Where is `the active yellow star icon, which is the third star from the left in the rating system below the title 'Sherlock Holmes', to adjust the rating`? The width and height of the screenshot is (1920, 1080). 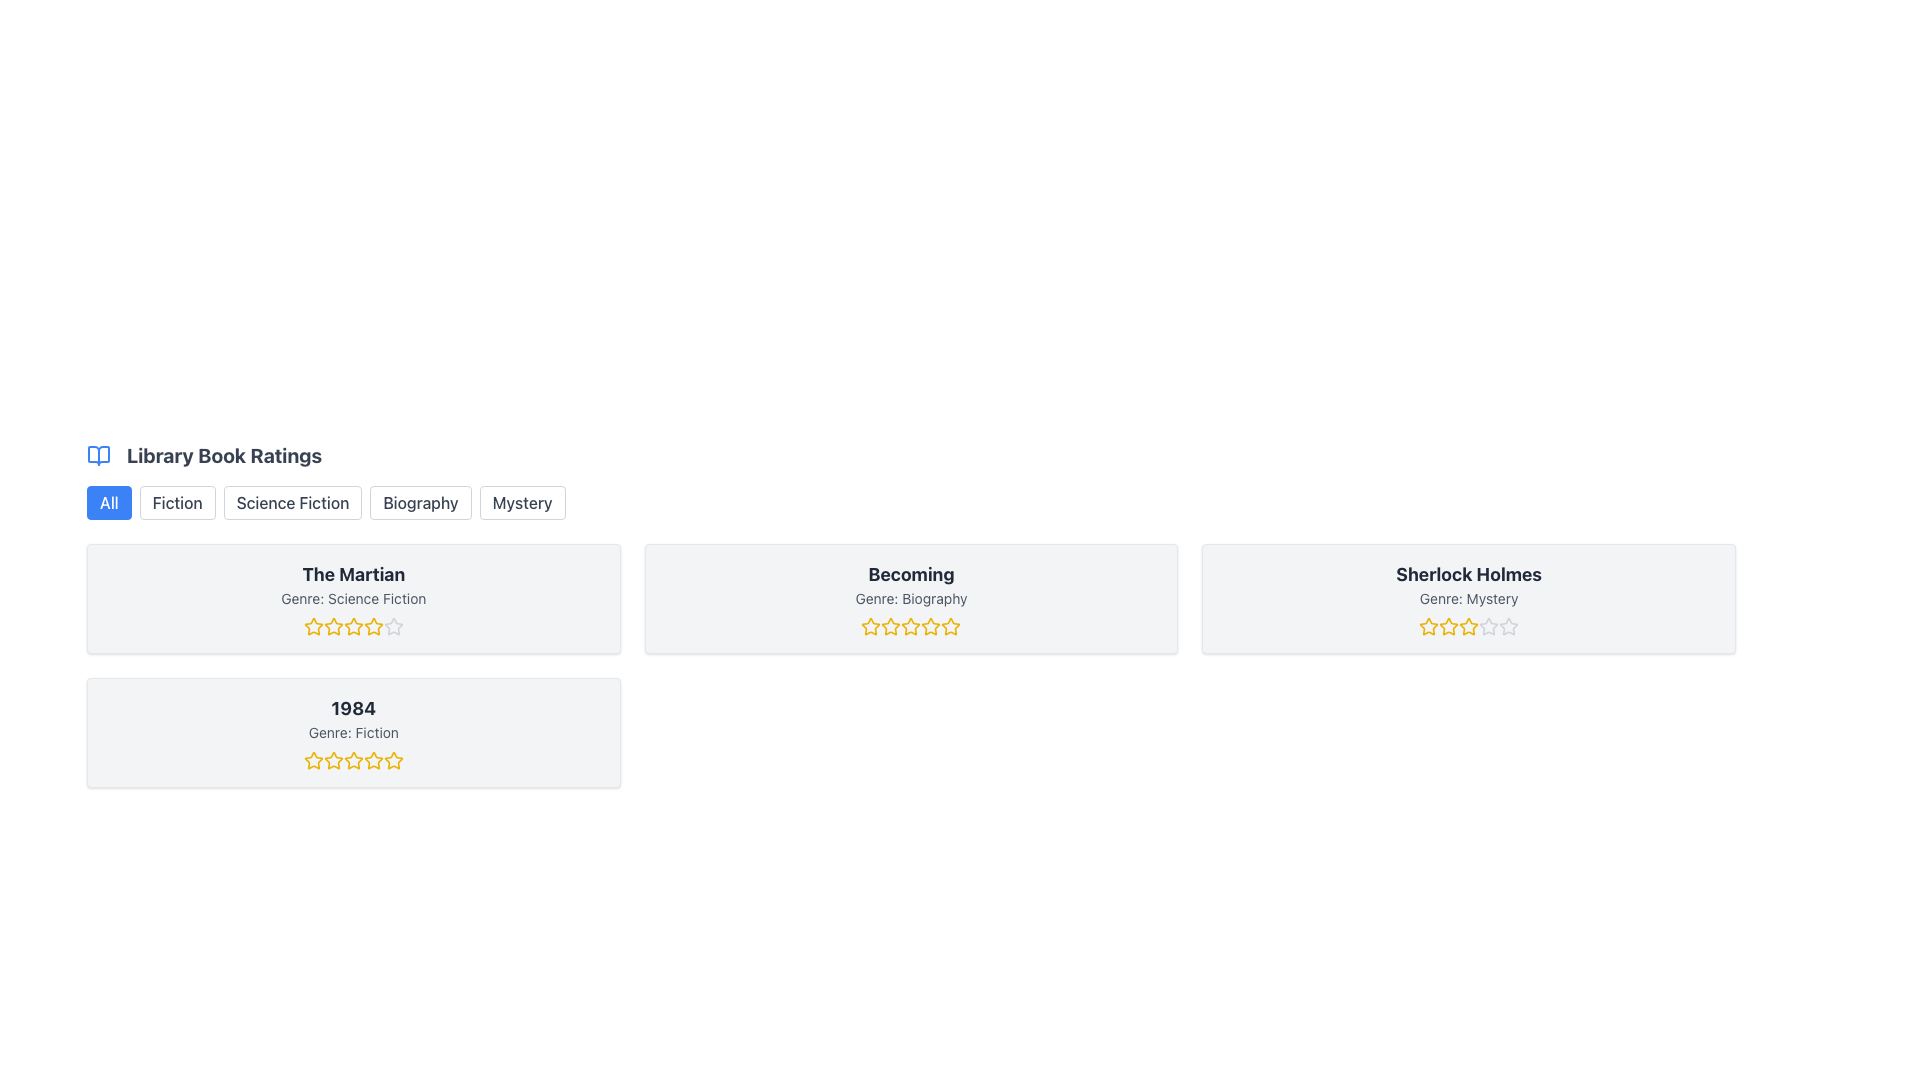
the active yellow star icon, which is the third star from the left in the rating system below the title 'Sherlock Holmes', to adjust the rating is located at coordinates (1449, 626).